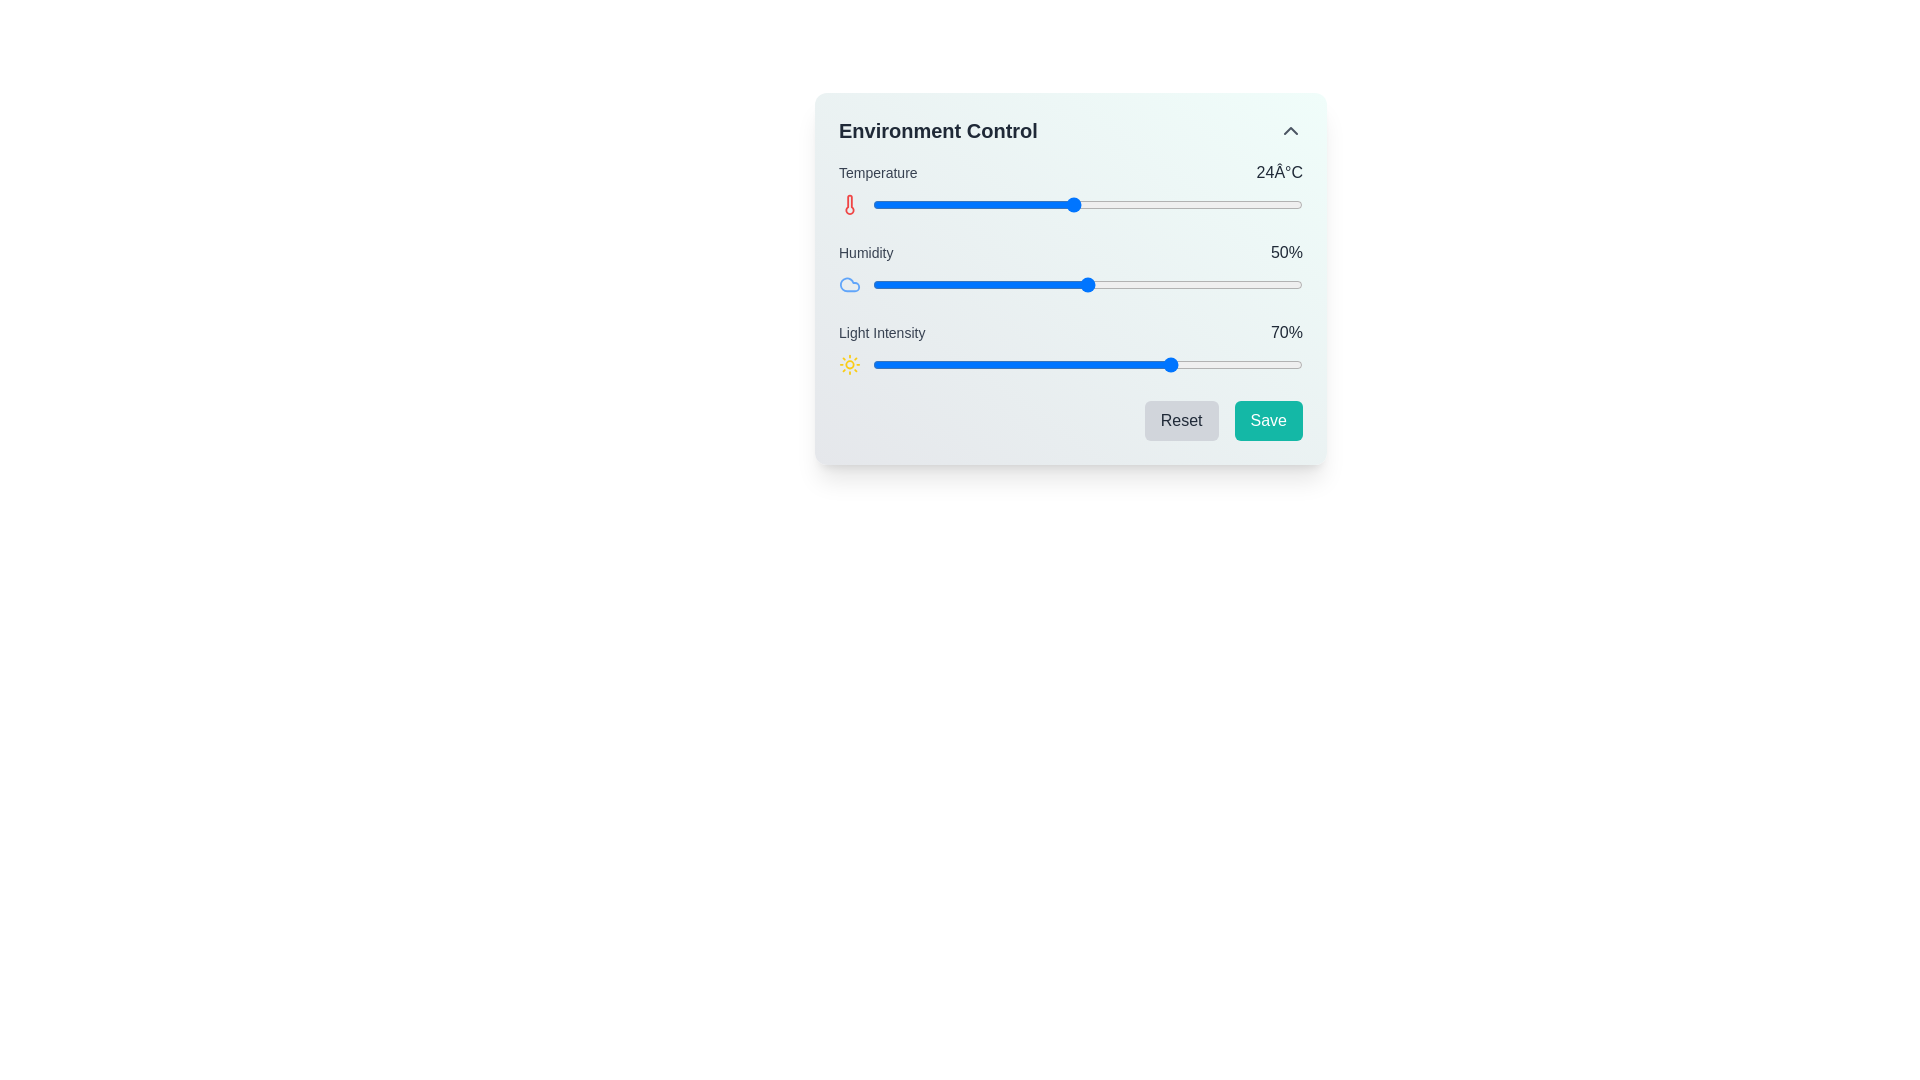 The width and height of the screenshot is (1920, 1080). I want to click on the Light Intensity slider, so click(1056, 365).